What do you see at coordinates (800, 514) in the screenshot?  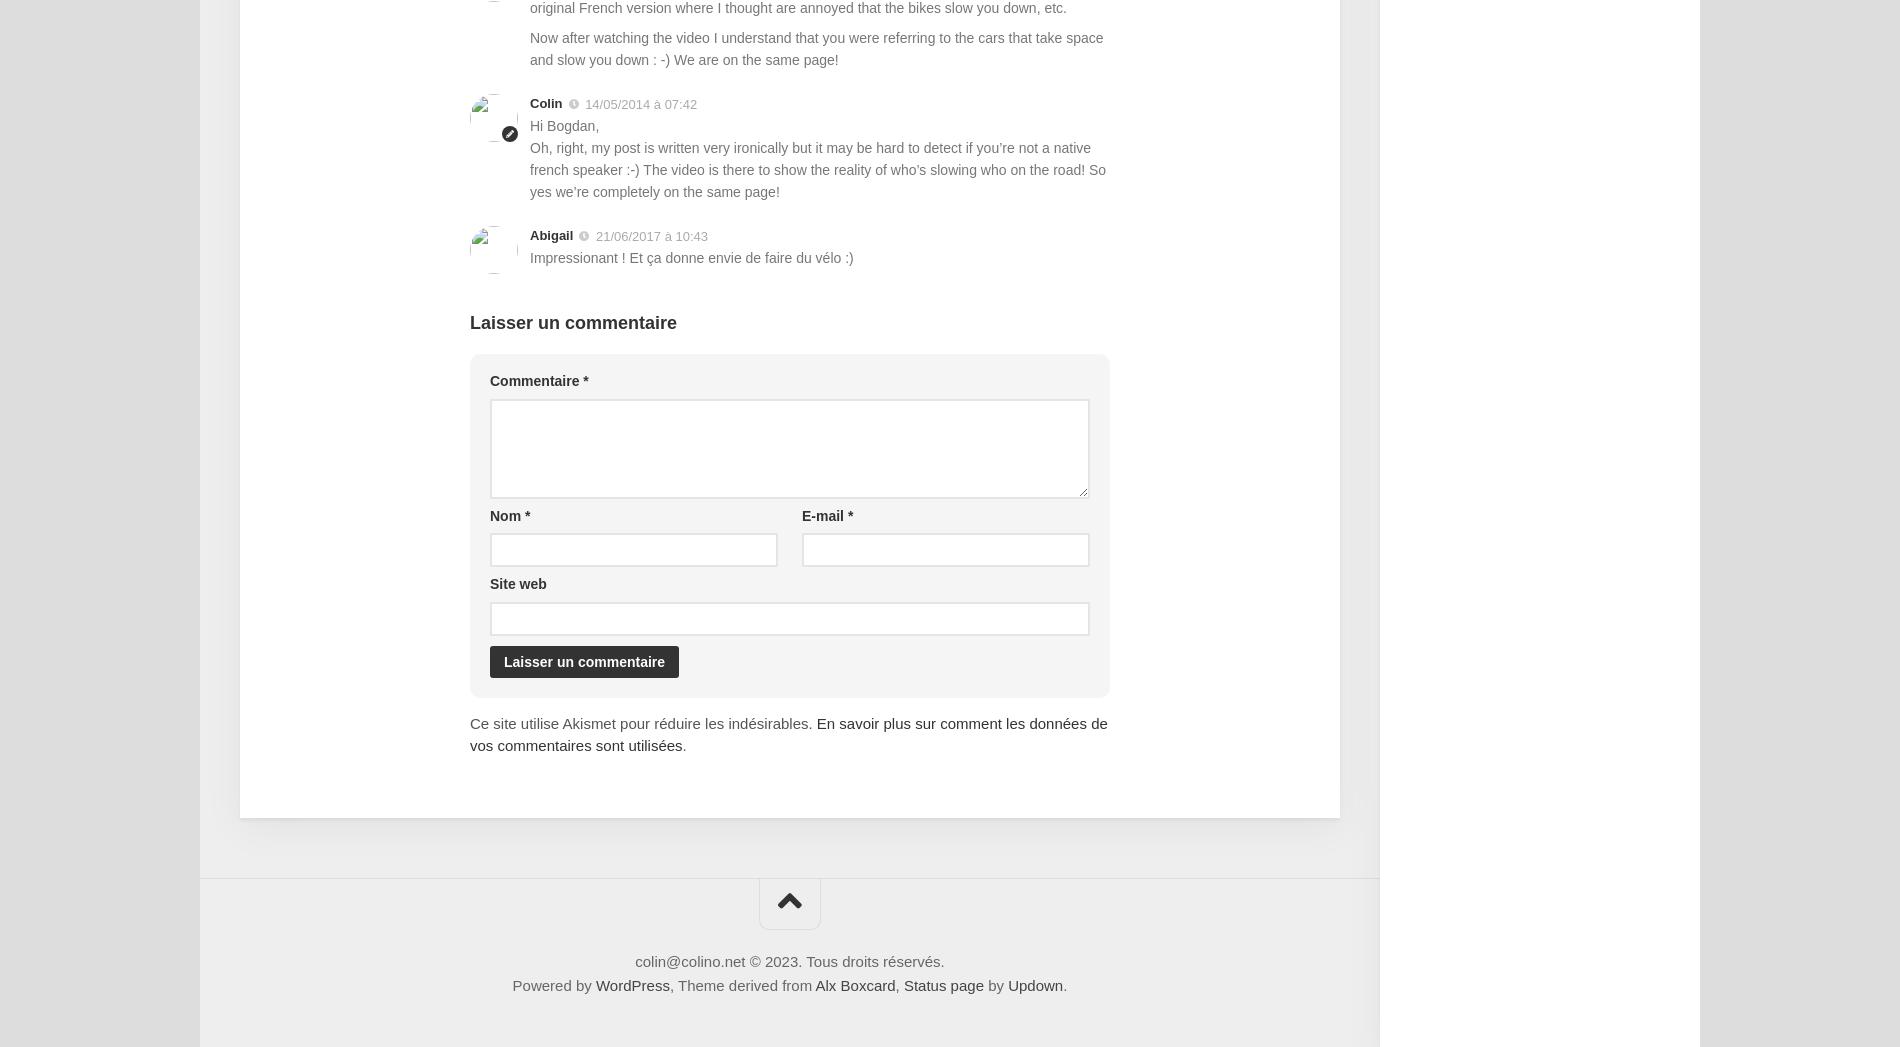 I see `'E-mail'` at bounding box center [800, 514].